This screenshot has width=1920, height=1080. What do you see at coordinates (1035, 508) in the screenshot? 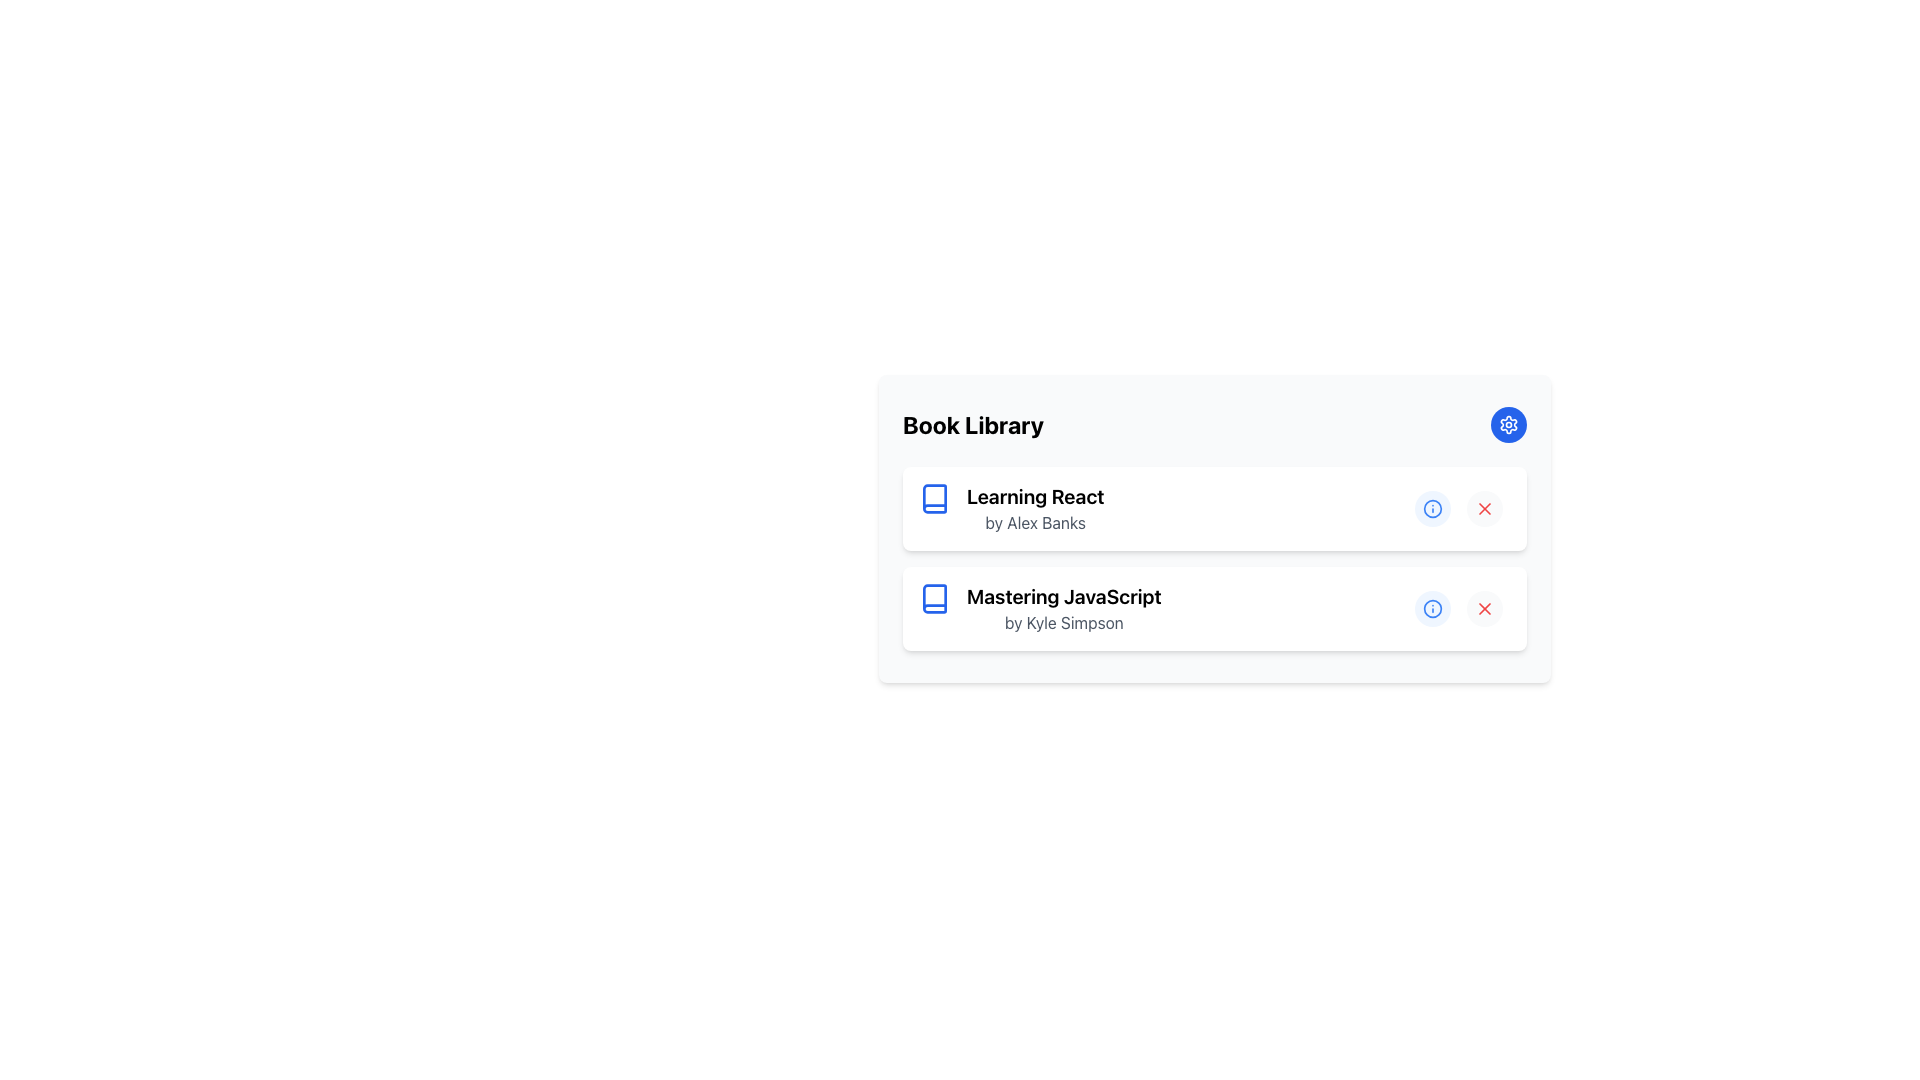
I see `text content of the Text Display that shows 'Learning React' and 'by Alex Banks' located in the top-left quadrant of the interface` at bounding box center [1035, 508].